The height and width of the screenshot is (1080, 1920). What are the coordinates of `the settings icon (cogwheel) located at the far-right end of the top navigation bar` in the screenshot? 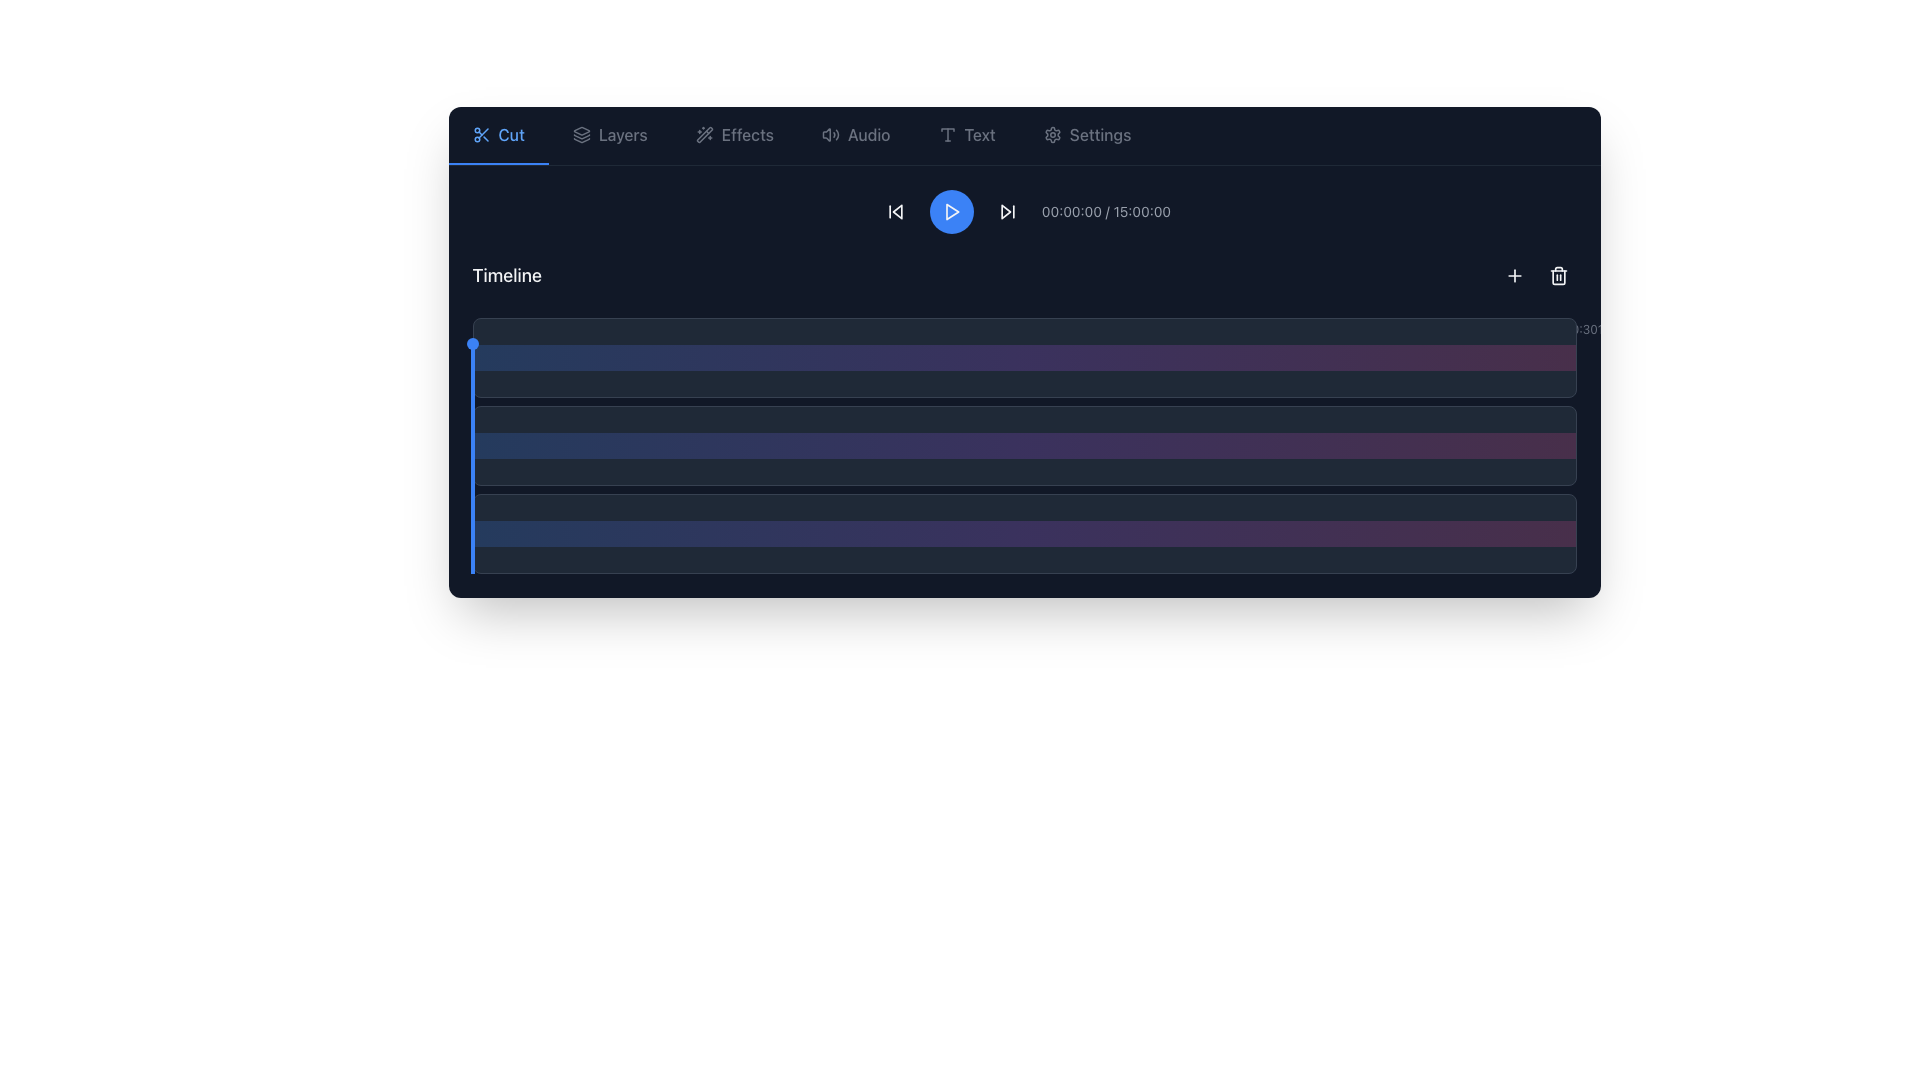 It's located at (1051, 135).